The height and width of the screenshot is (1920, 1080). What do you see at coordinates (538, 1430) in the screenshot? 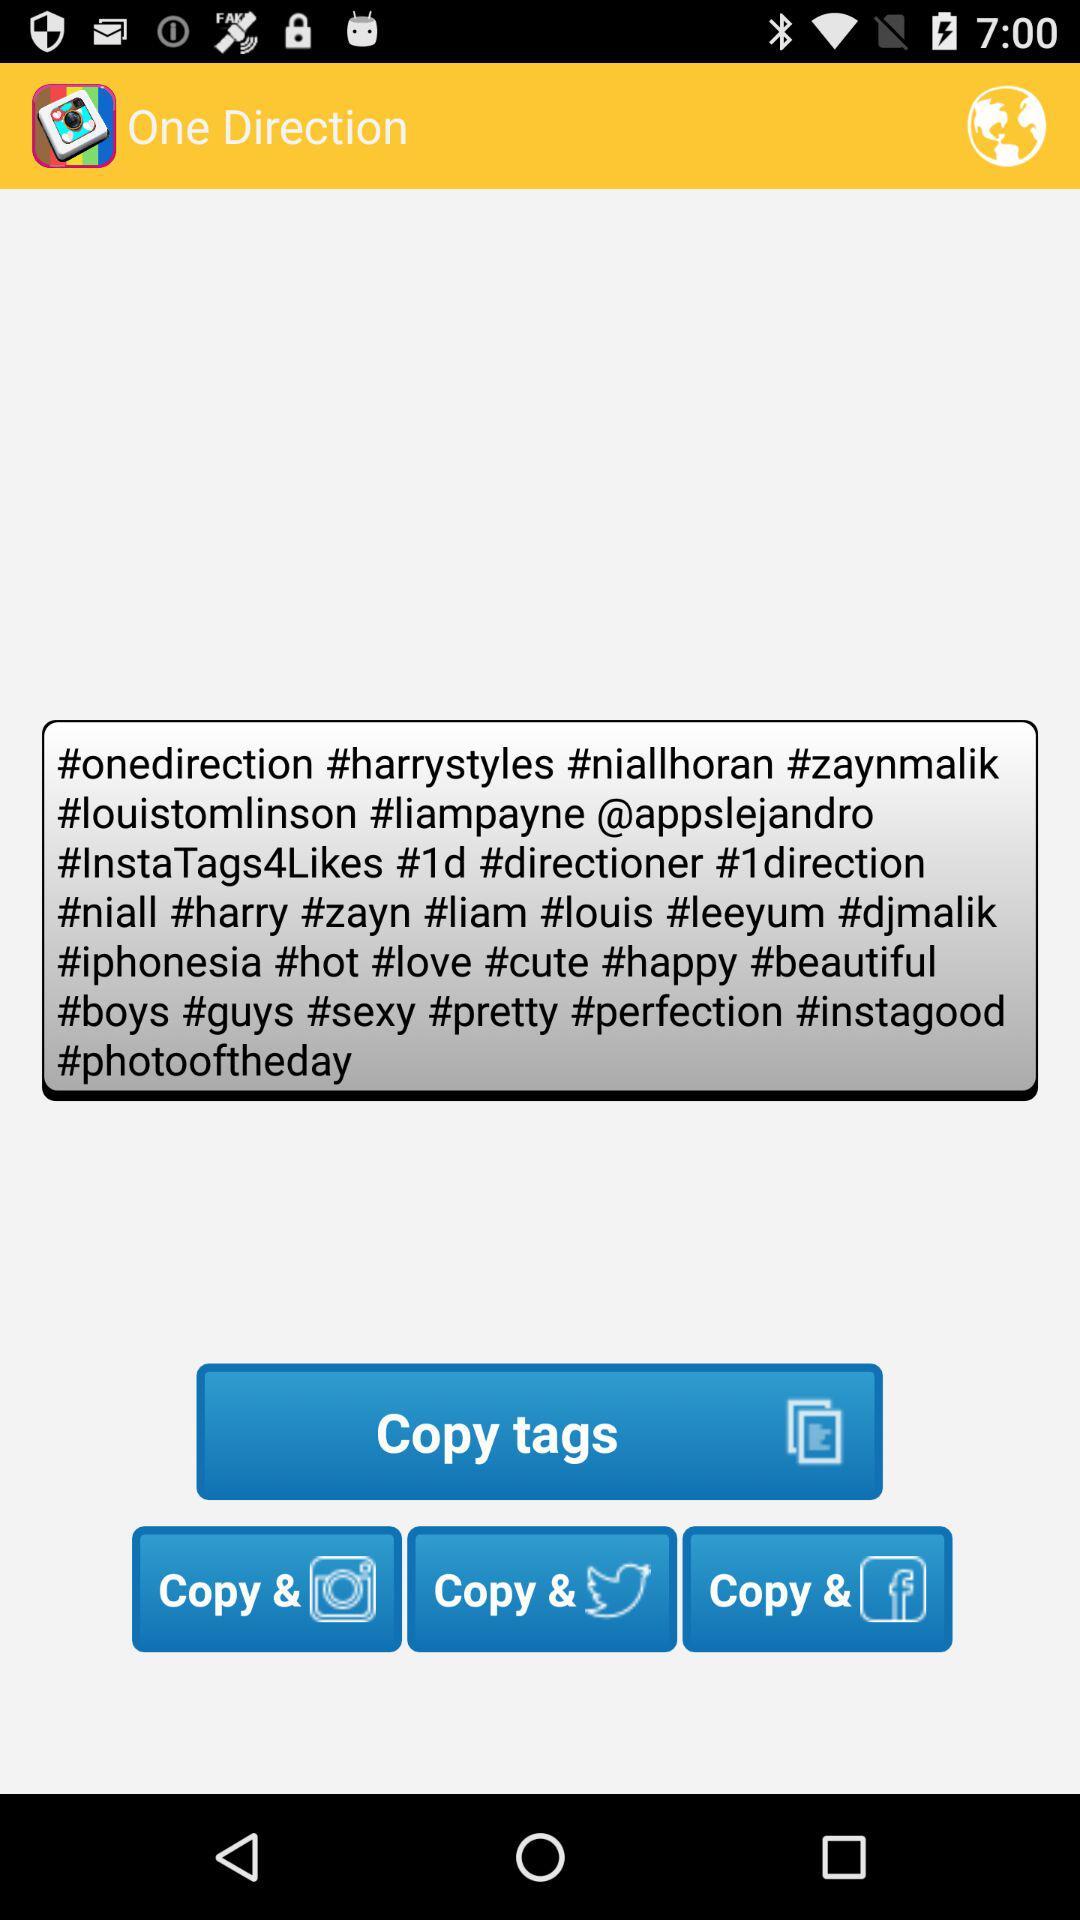
I see `the copy tags button` at bounding box center [538, 1430].